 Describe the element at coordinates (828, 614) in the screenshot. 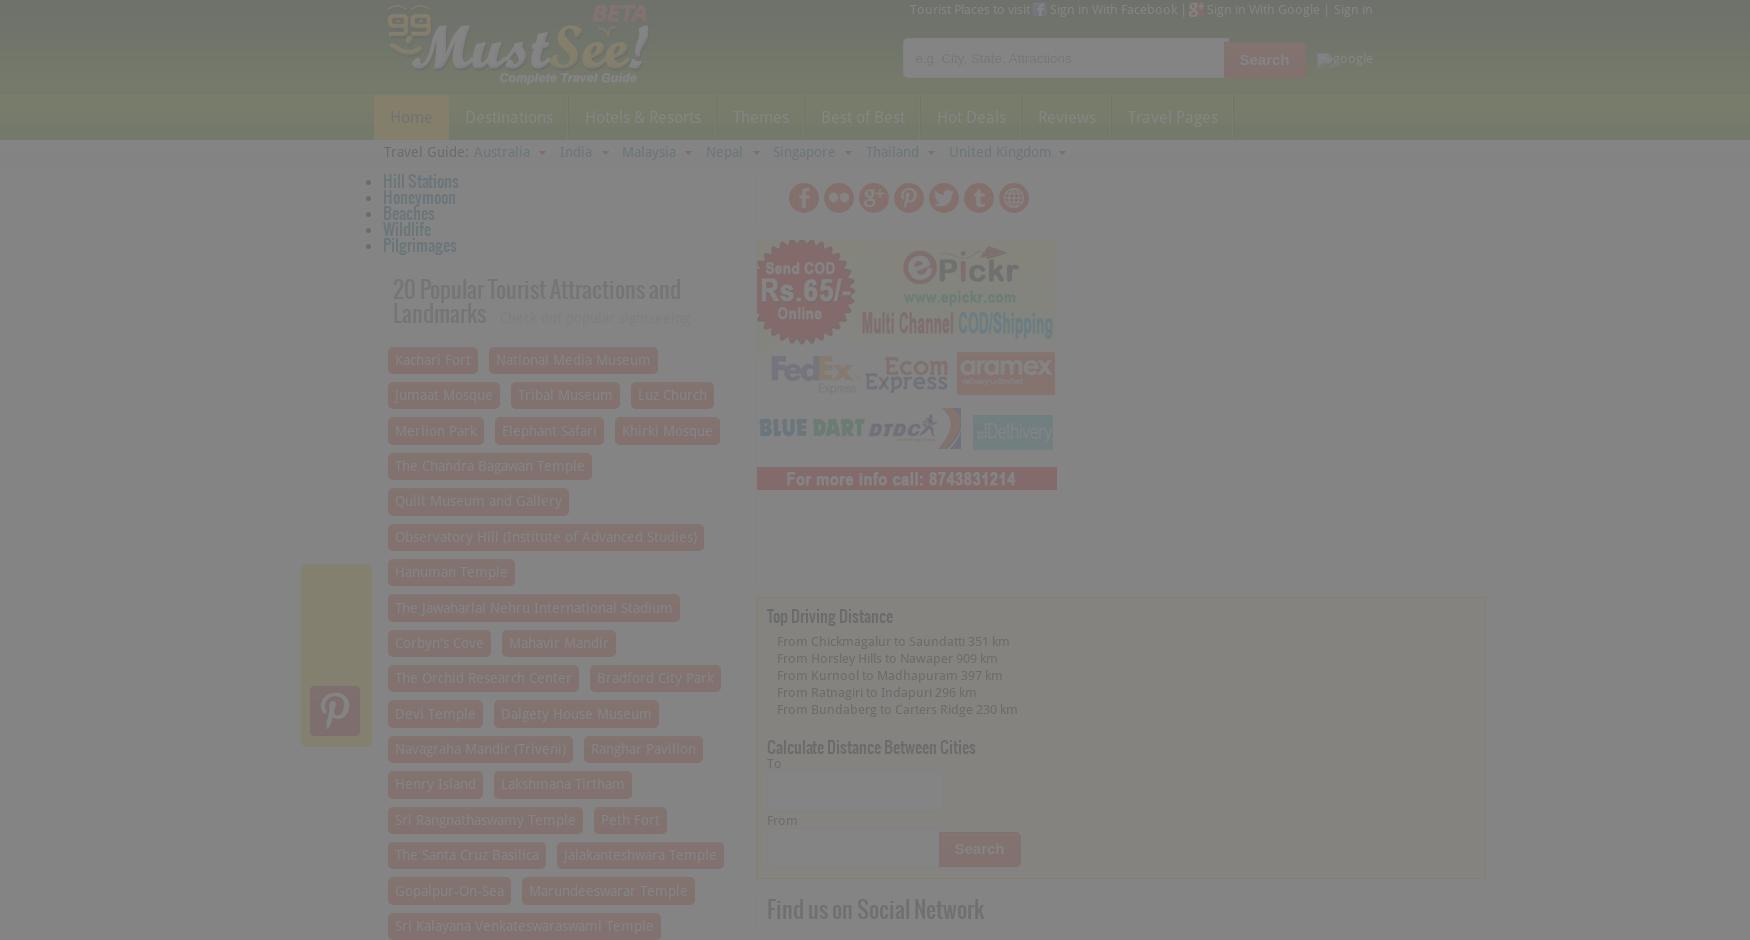

I see `'Top Driving Distance'` at that location.